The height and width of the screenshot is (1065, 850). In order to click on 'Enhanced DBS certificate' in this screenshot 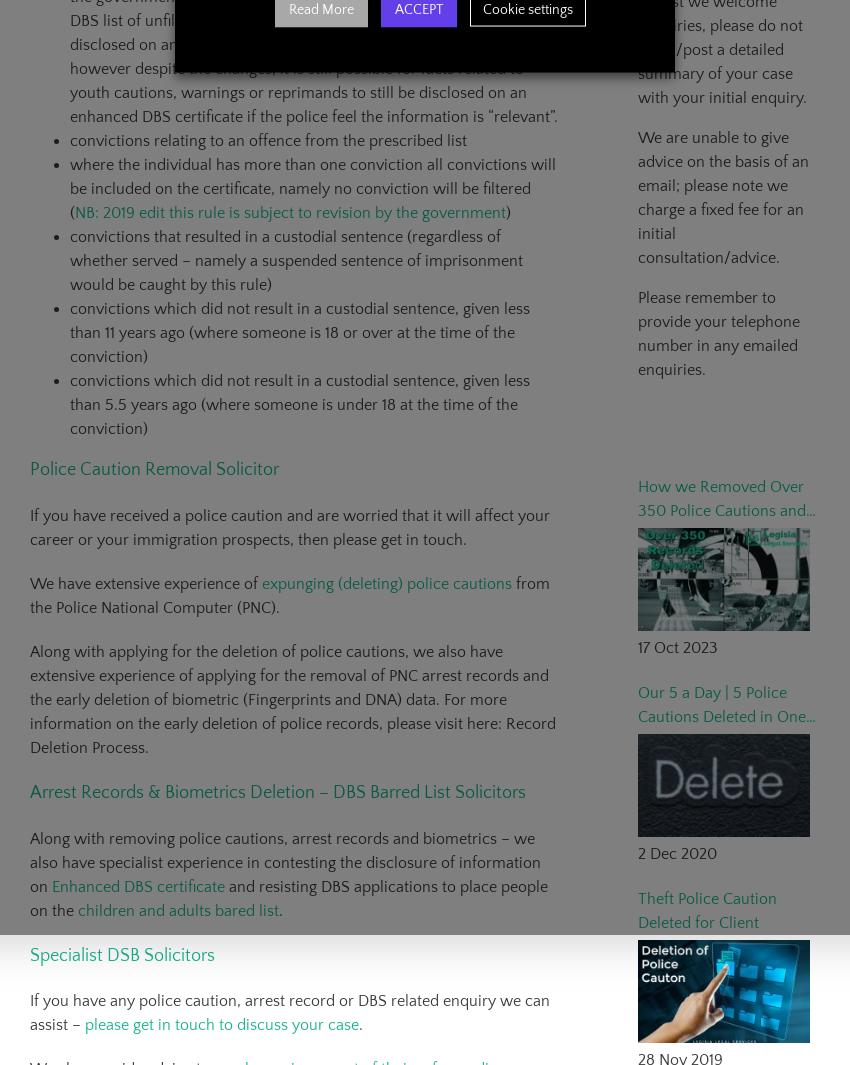, I will do `click(138, 885)`.